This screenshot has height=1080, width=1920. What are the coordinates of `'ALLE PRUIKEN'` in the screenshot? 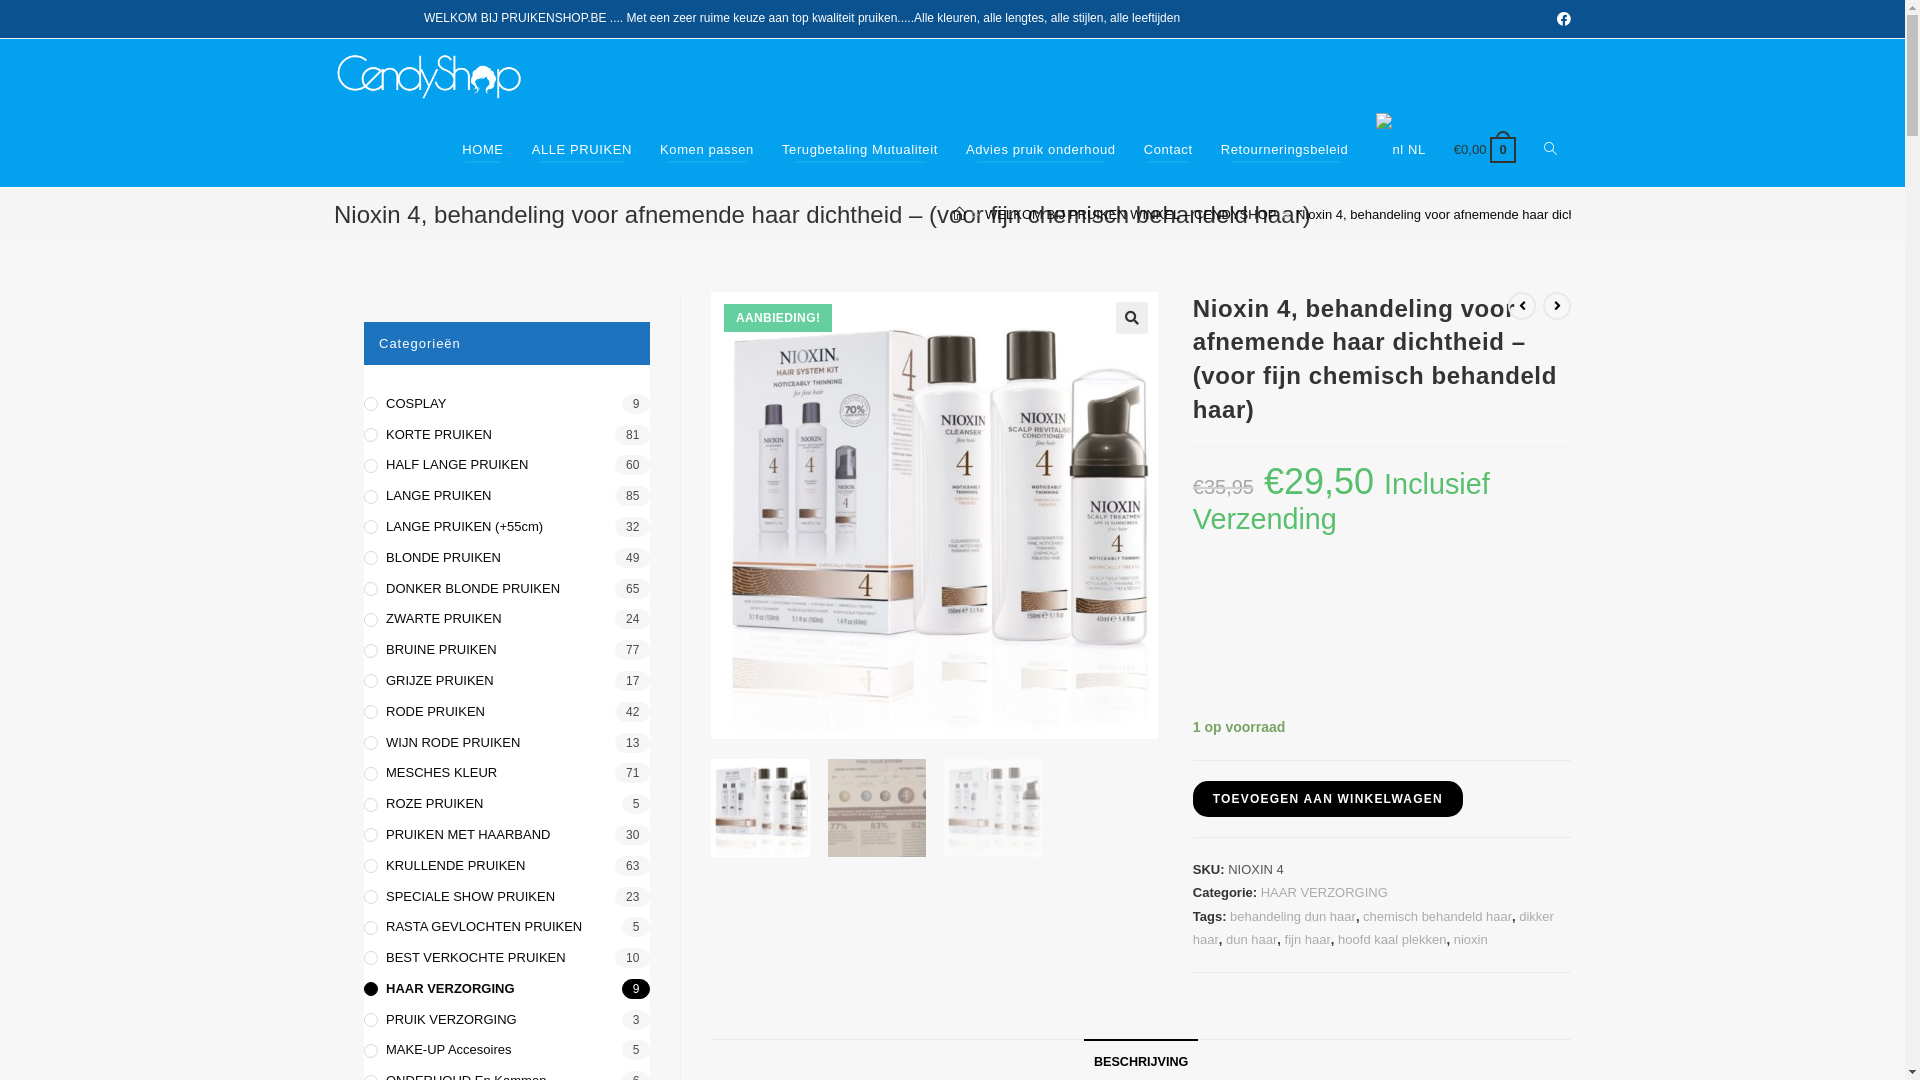 It's located at (580, 149).